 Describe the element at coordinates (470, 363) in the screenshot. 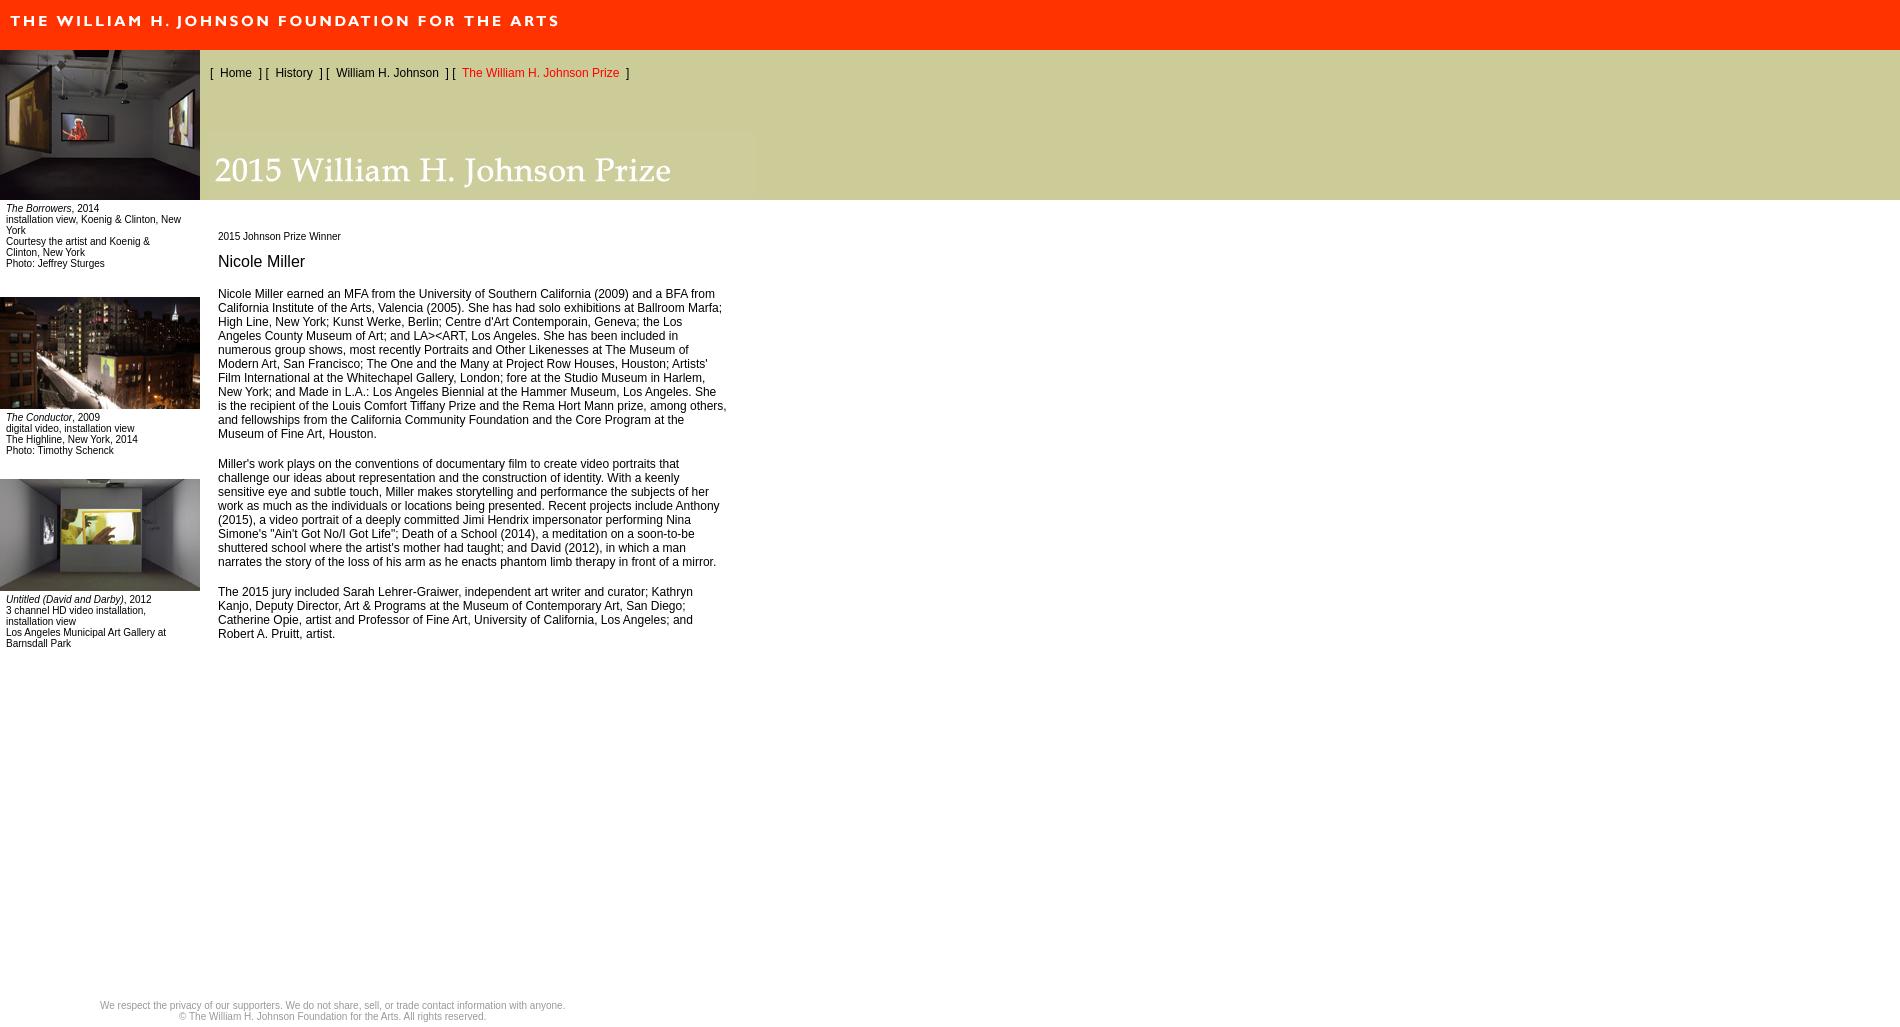

I see `'Nicole Miller earned an MFA from the University of Southern California (2009) and a BFA from California Institute of the Arts, Valencia (2005). She has had solo exhibitions at Ballroom Marfa; High Line, New York; Kunst Werke, Berlin; Centre d'Art Contemporain, Geneva; the Los Angeles County Museum of Art;  and LA><ART, Los Angeles. She has been included in numerous group shows, most recently Portraits and Other Likenesses at The Museum of Modern Art, San Francisco; The One and the Many at Project Row Houses, Houston; Artists' Film International at the Whitechapel Gallery, London; fore at the Studio Museum in Harlem, New York; and Made in L.A.: Los Angeles Biennial at the Hammer Museum, Los Angeles. She is the recipient of the Louis Comfort Tiffany Prize and the Rema Hort Mann prize, among others, and fellowships from the California Community Foundation and the Core Program at the Museum of Fine Art, Houston.'` at that location.